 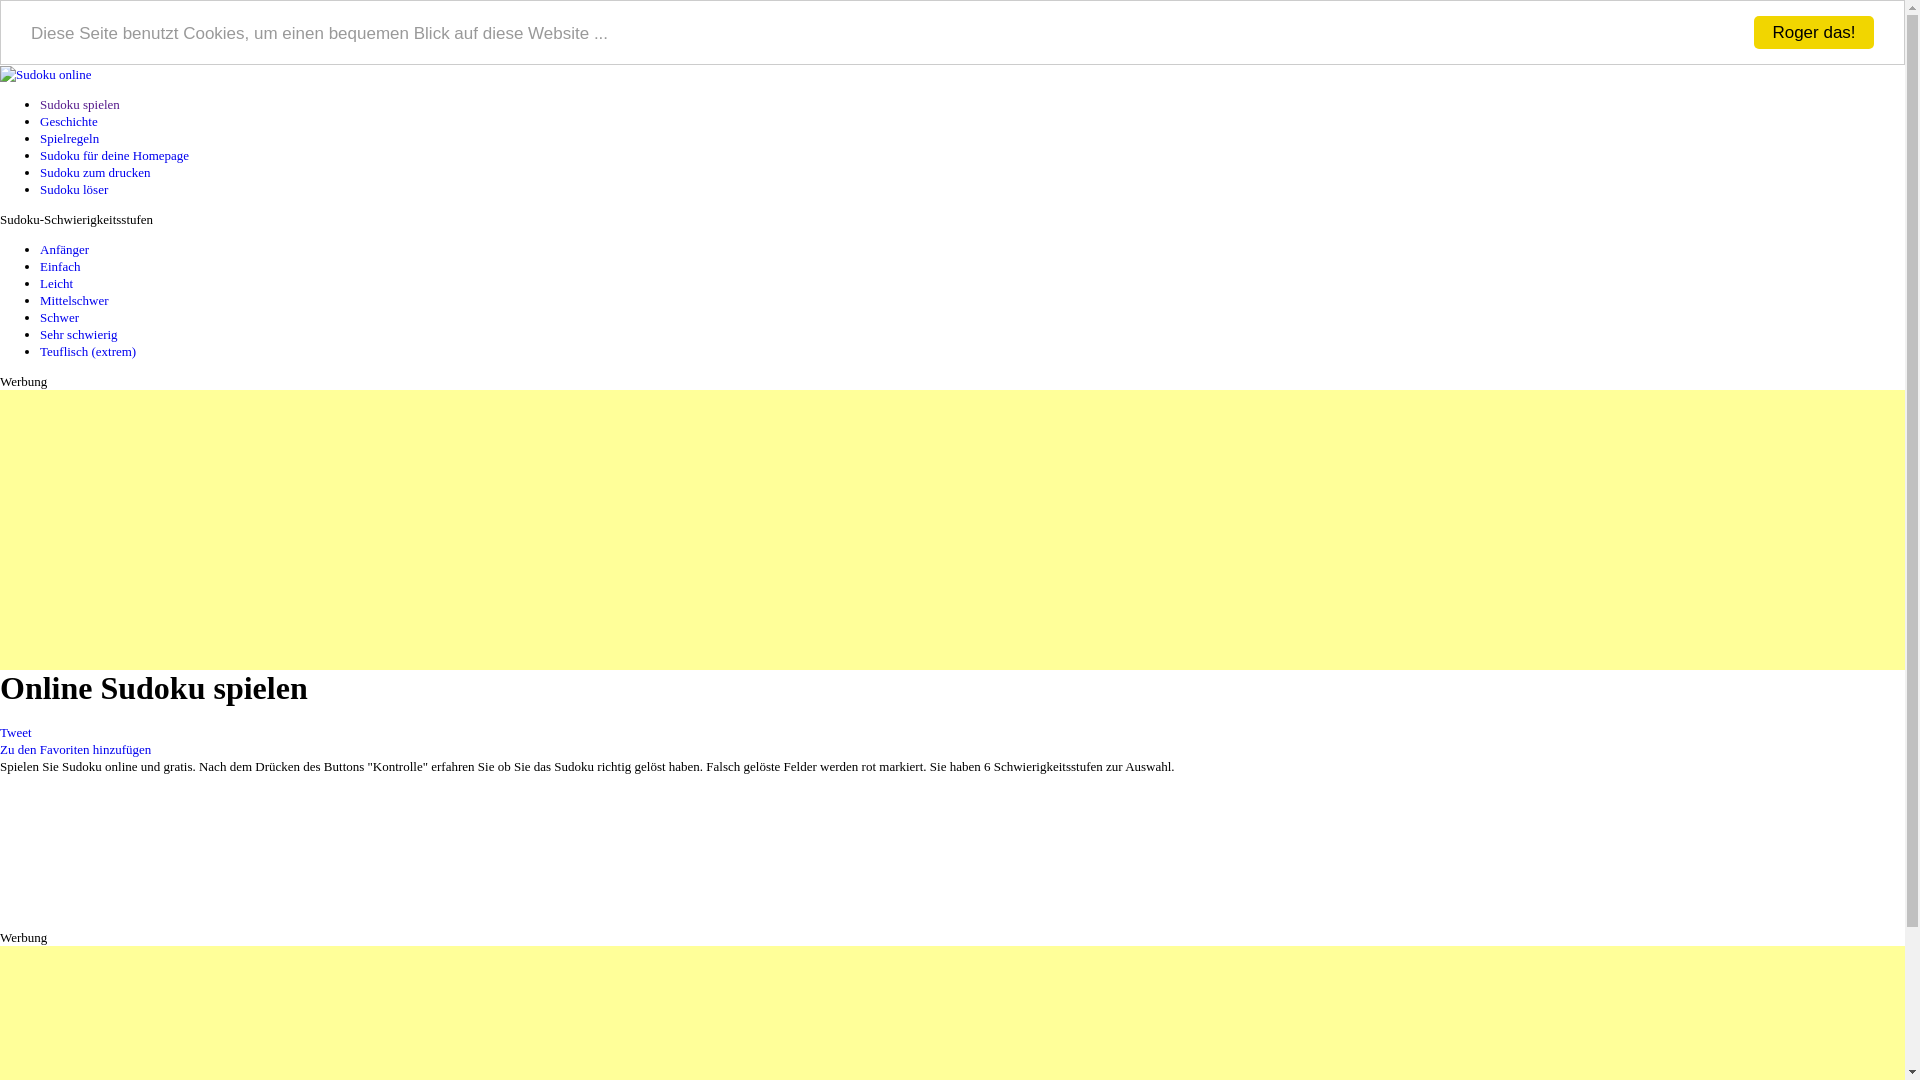 What do you see at coordinates (68, 121) in the screenshot?
I see `'Geschichte'` at bounding box center [68, 121].